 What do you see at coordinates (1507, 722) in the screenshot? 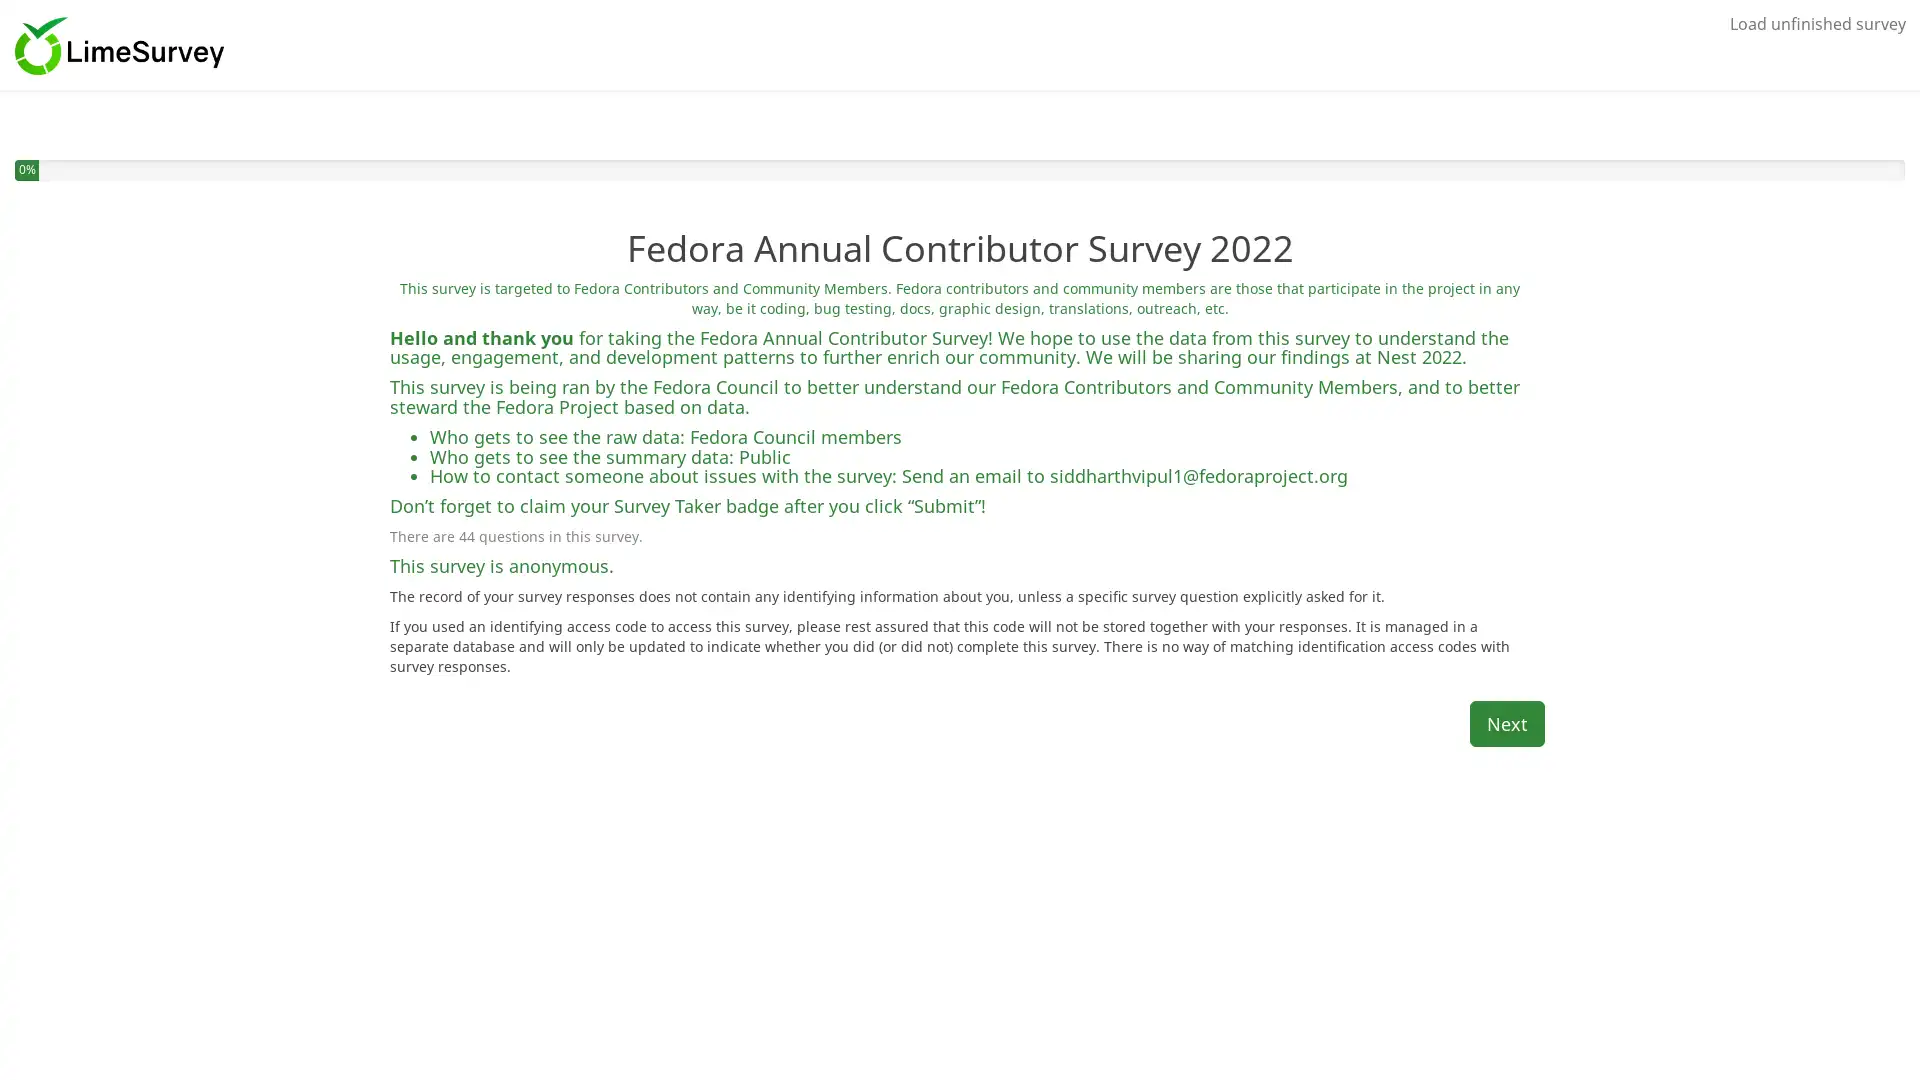
I see `Next` at bounding box center [1507, 722].